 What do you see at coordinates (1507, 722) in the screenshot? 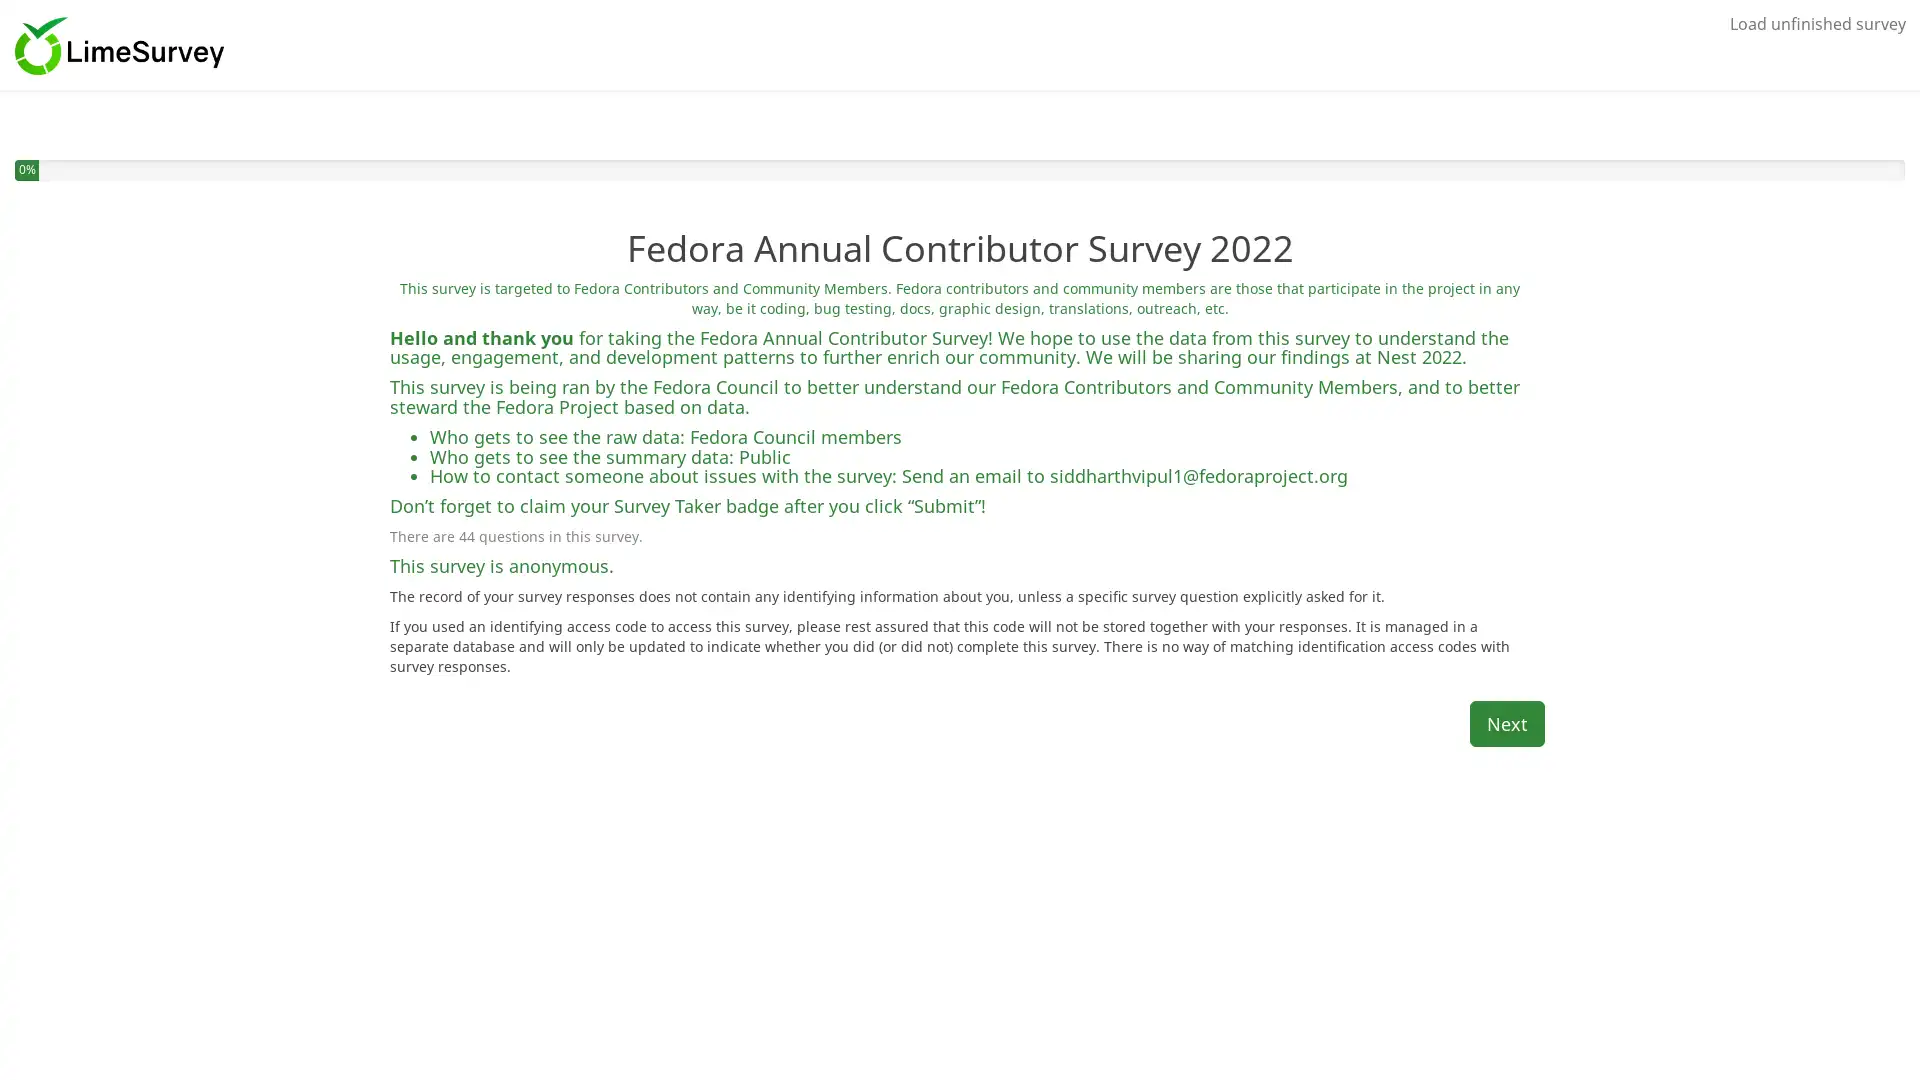
I see `Next` at bounding box center [1507, 722].